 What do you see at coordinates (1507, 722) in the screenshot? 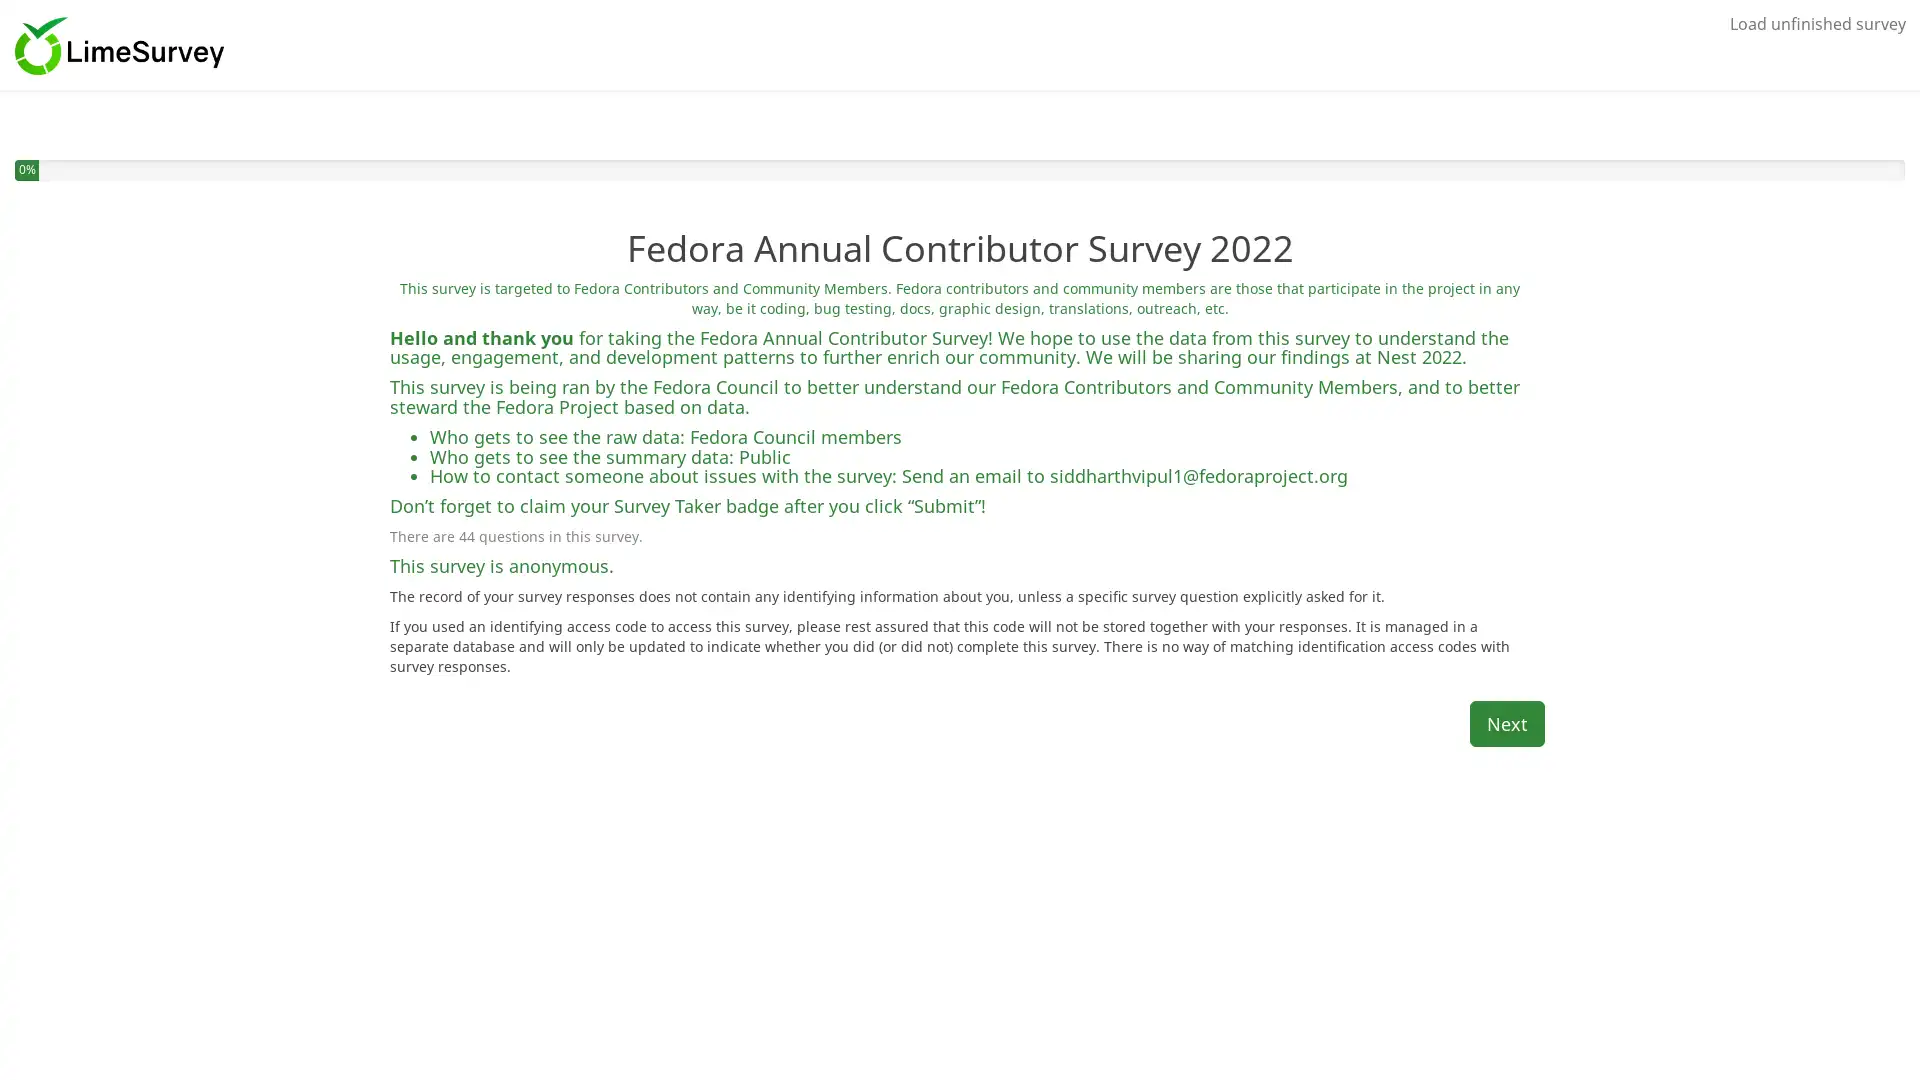
I see `Next` at bounding box center [1507, 722].